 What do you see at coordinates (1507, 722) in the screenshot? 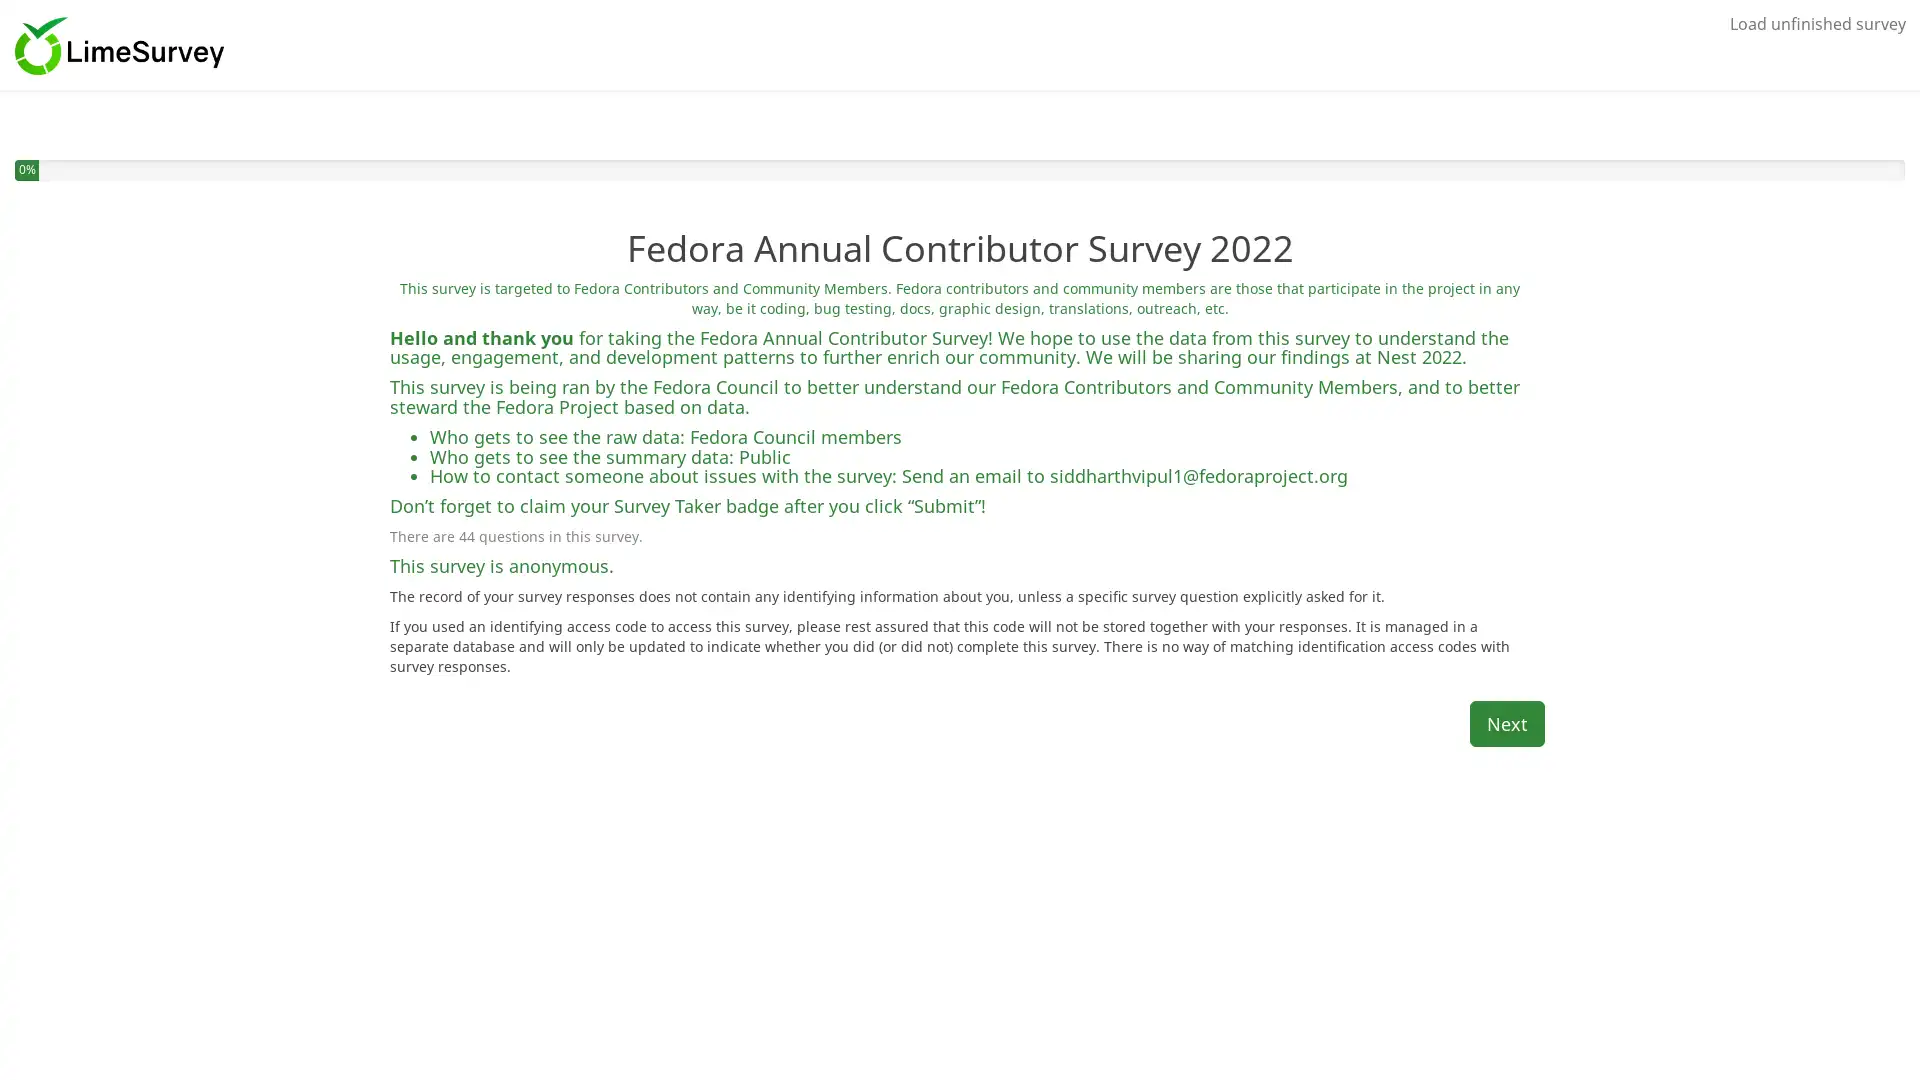
I see `Next` at bounding box center [1507, 722].